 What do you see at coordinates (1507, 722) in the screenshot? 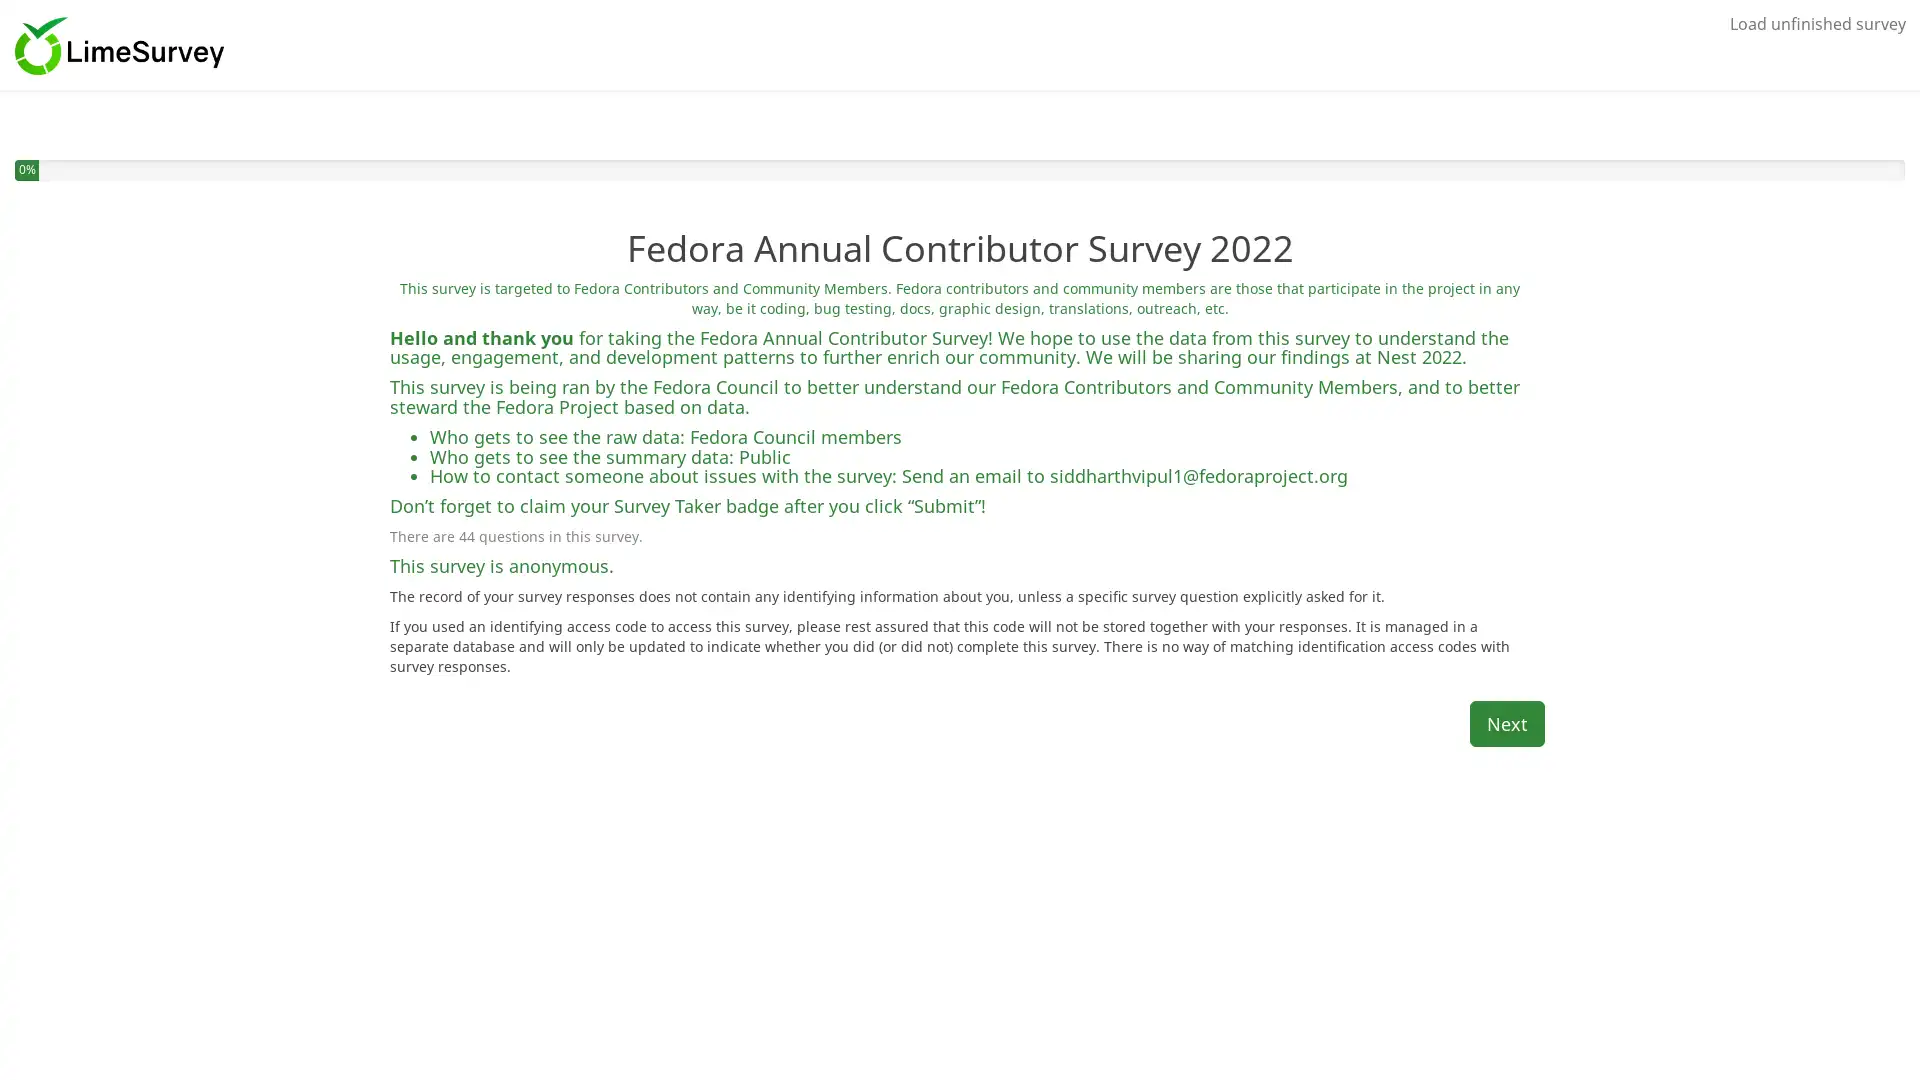
I see `Next` at bounding box center [1507, 722].